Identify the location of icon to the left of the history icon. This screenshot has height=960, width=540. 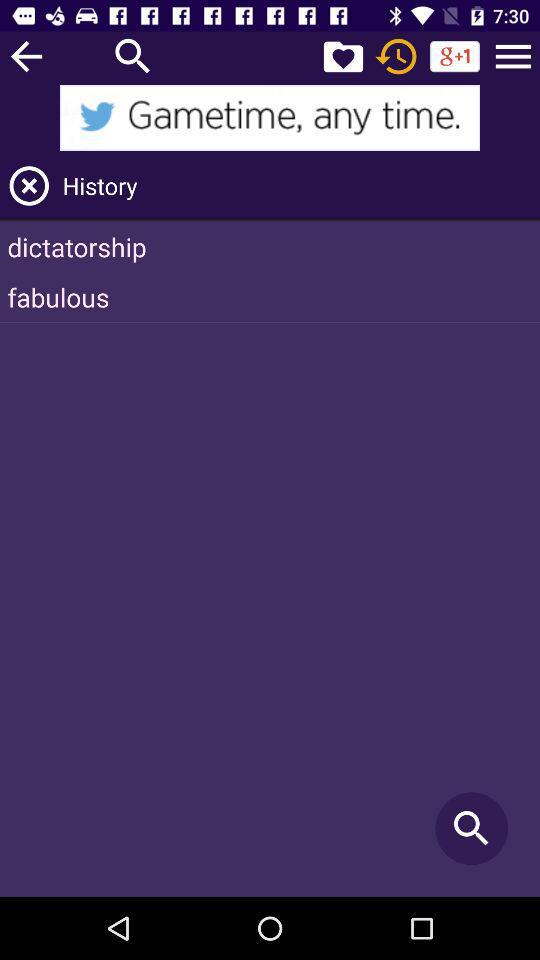
(28, 186).